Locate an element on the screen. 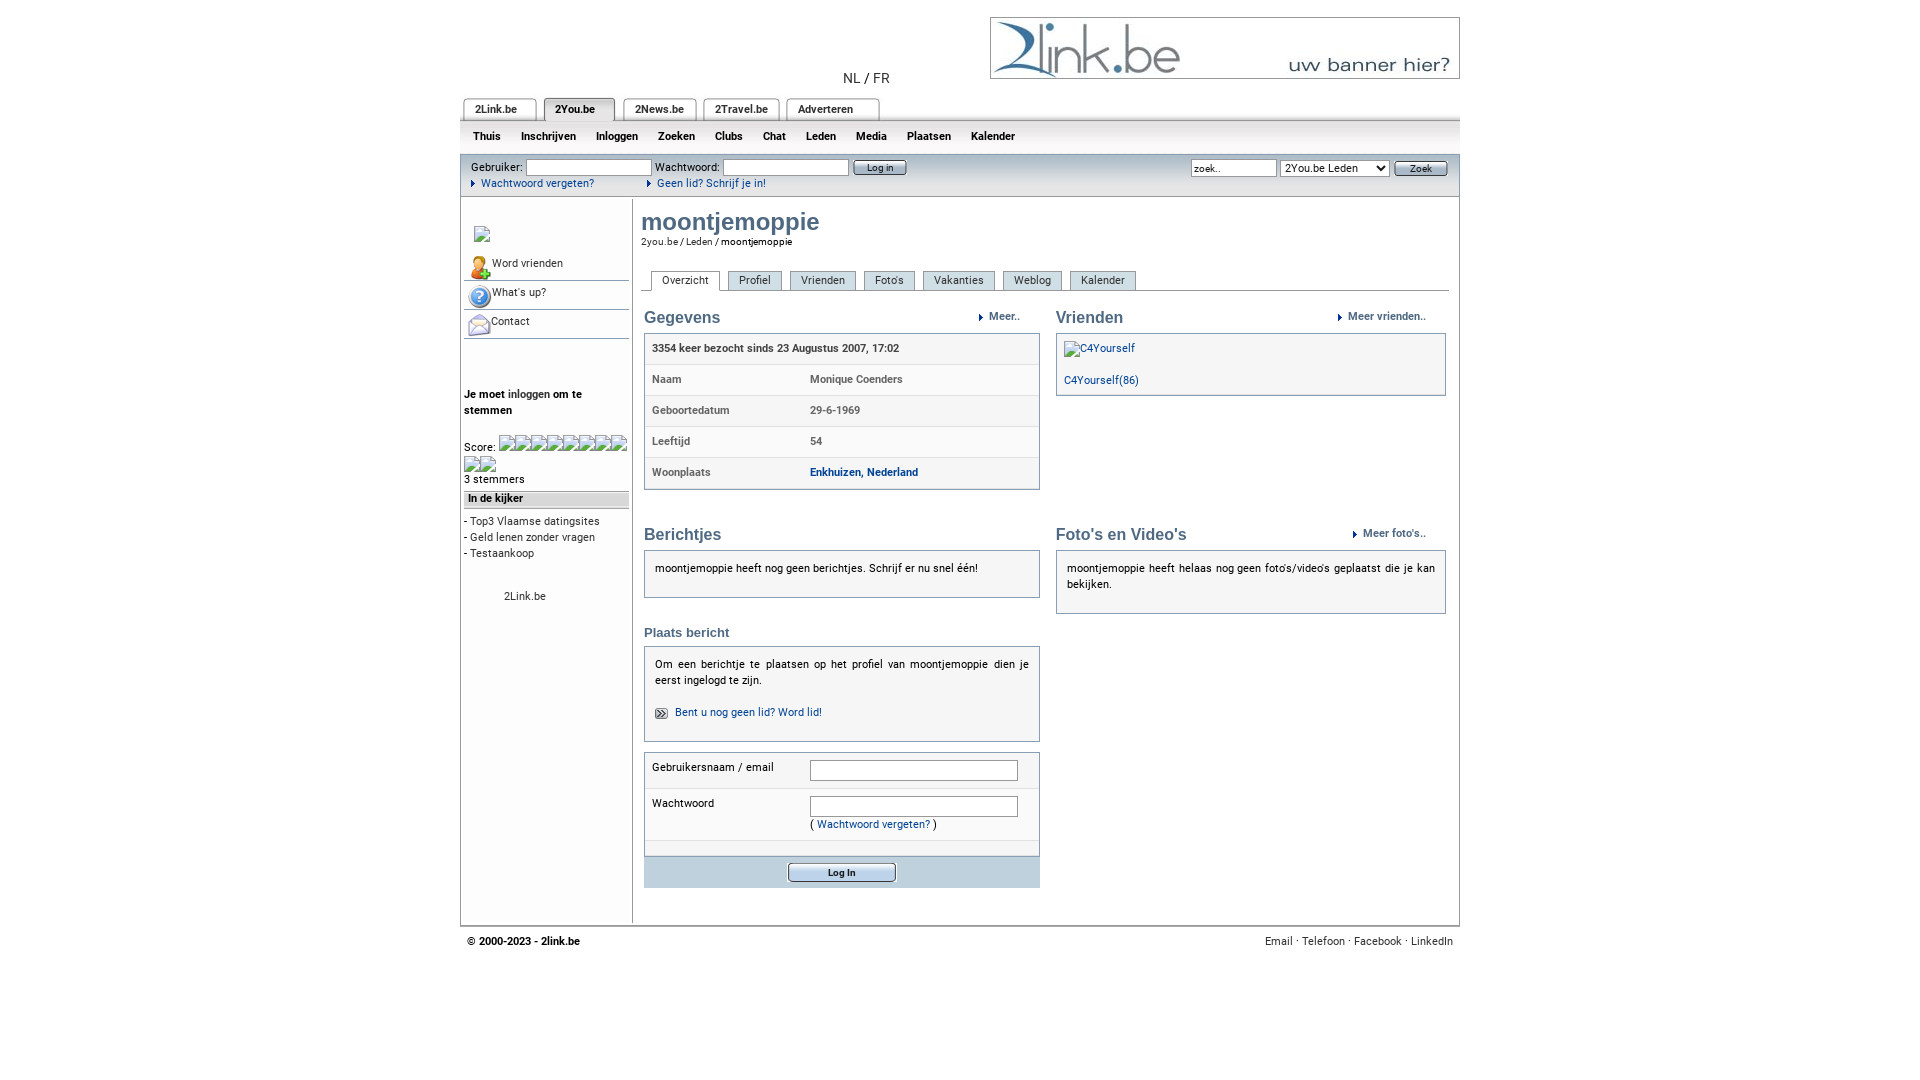 The height and width of the screenshot is (1080, 1920). 'Foto's' is located at coordinates (864, 281).